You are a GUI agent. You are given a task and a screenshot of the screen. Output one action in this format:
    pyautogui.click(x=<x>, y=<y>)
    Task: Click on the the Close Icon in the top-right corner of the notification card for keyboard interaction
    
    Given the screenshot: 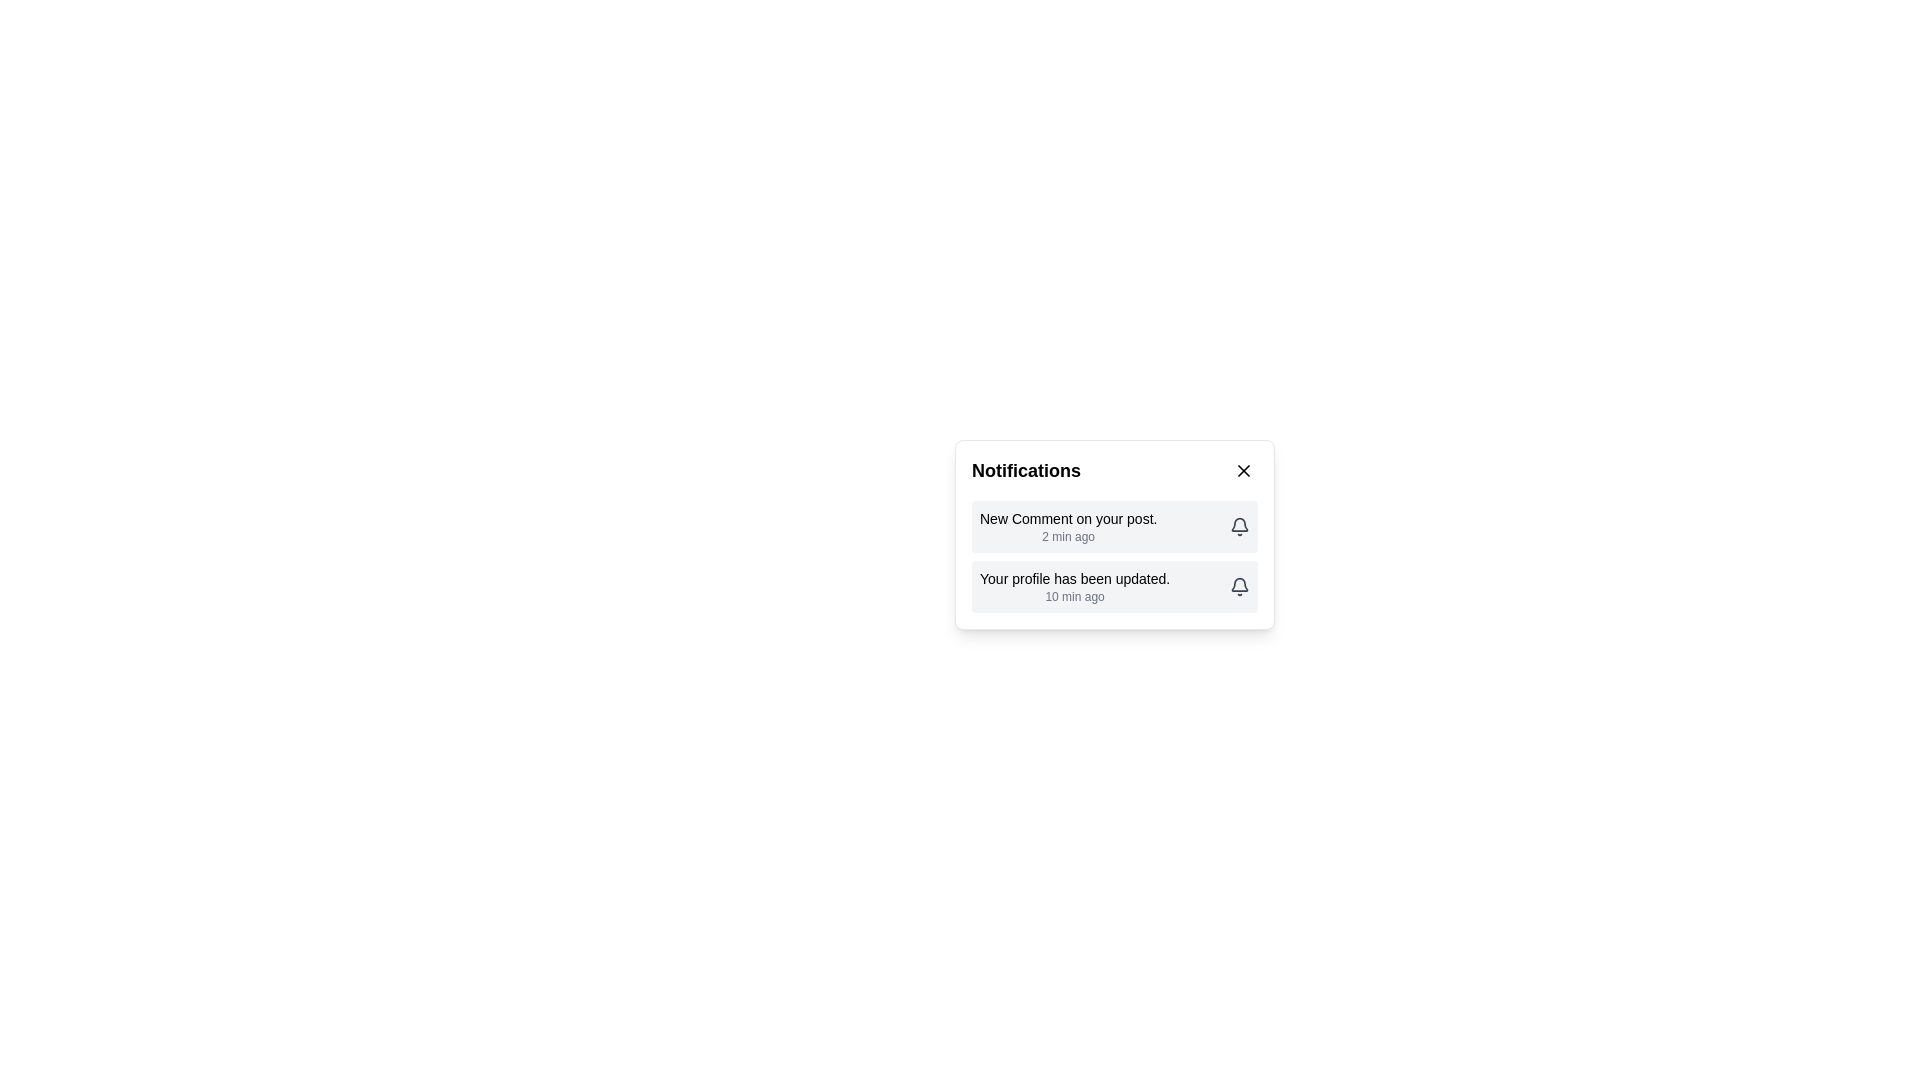 What is the action you would take?
    pyautogui.click(x=1242, y=470)
    